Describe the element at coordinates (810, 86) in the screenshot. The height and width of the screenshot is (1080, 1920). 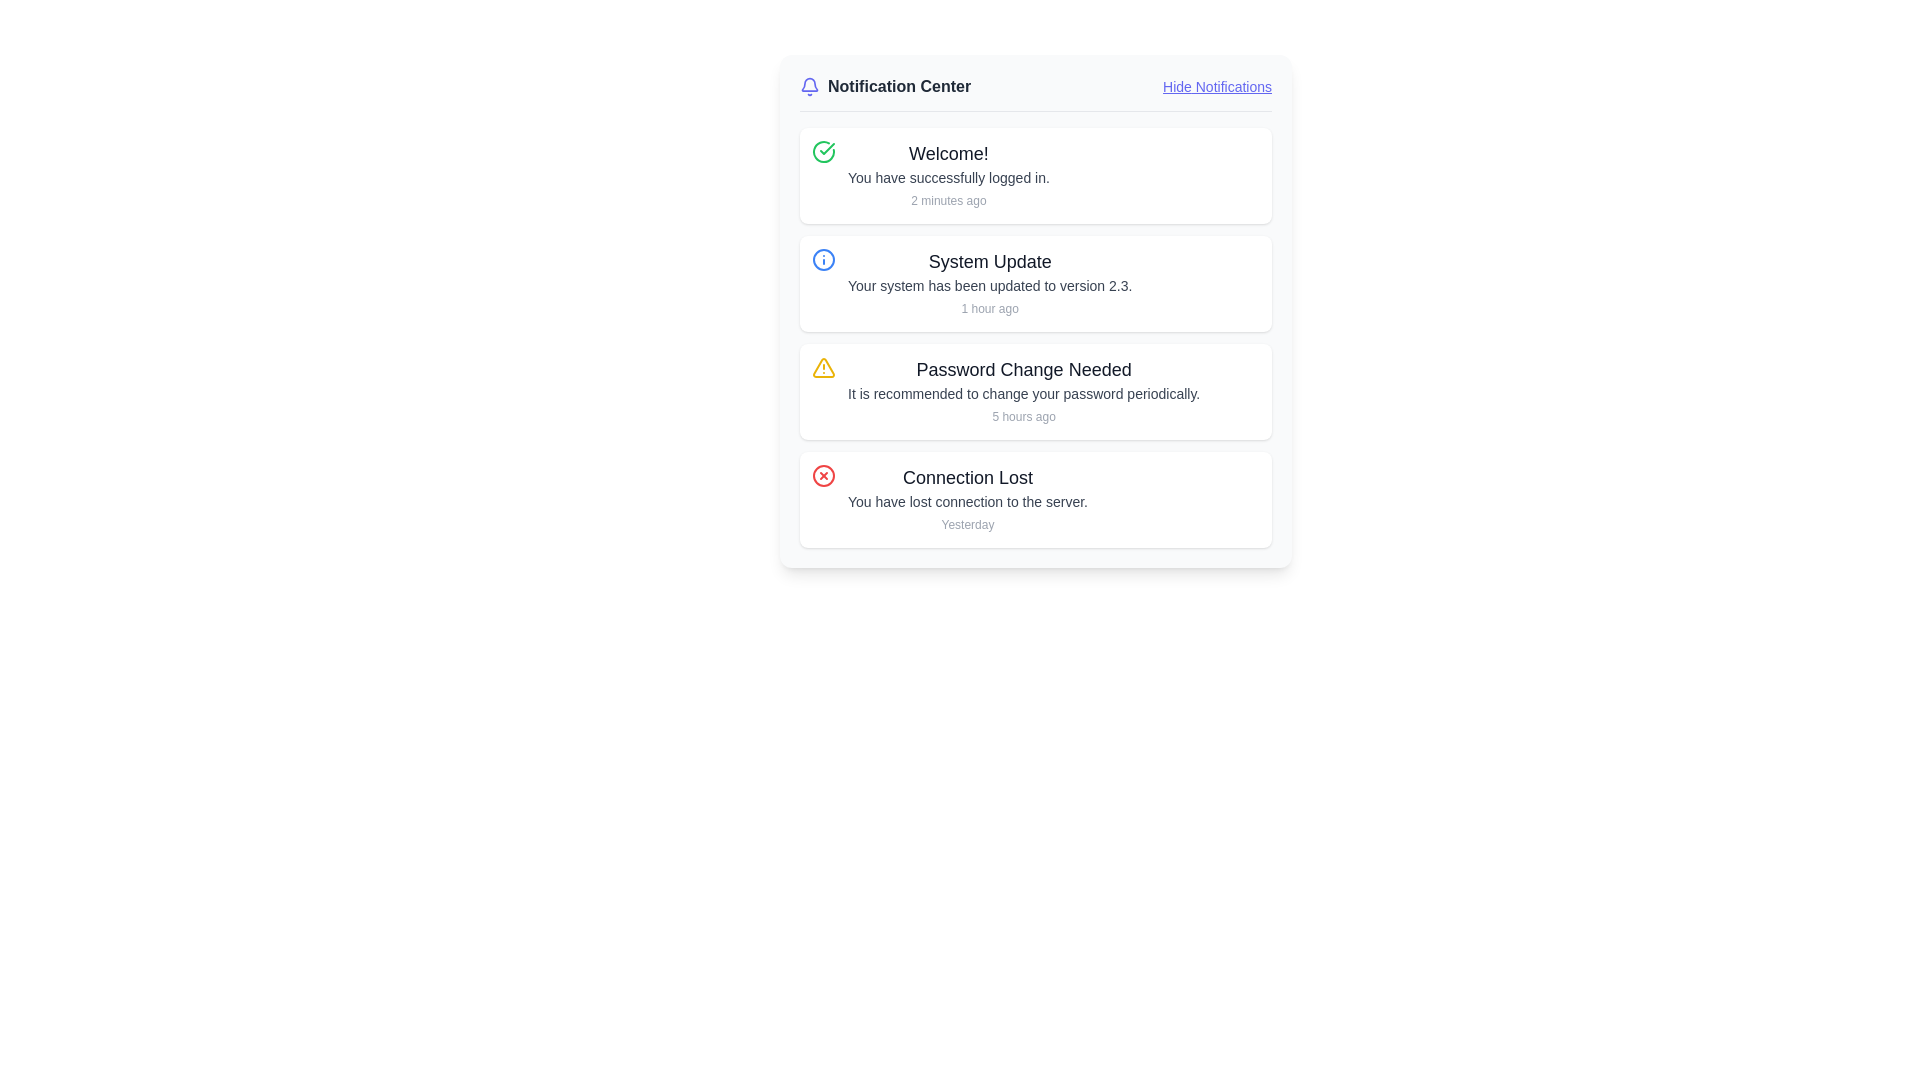
I see `the bell icon in the Notification Center header, which is indigo with a thin outline and located on the leftmost side adjacent to the text 'Notification Center'` at that location.